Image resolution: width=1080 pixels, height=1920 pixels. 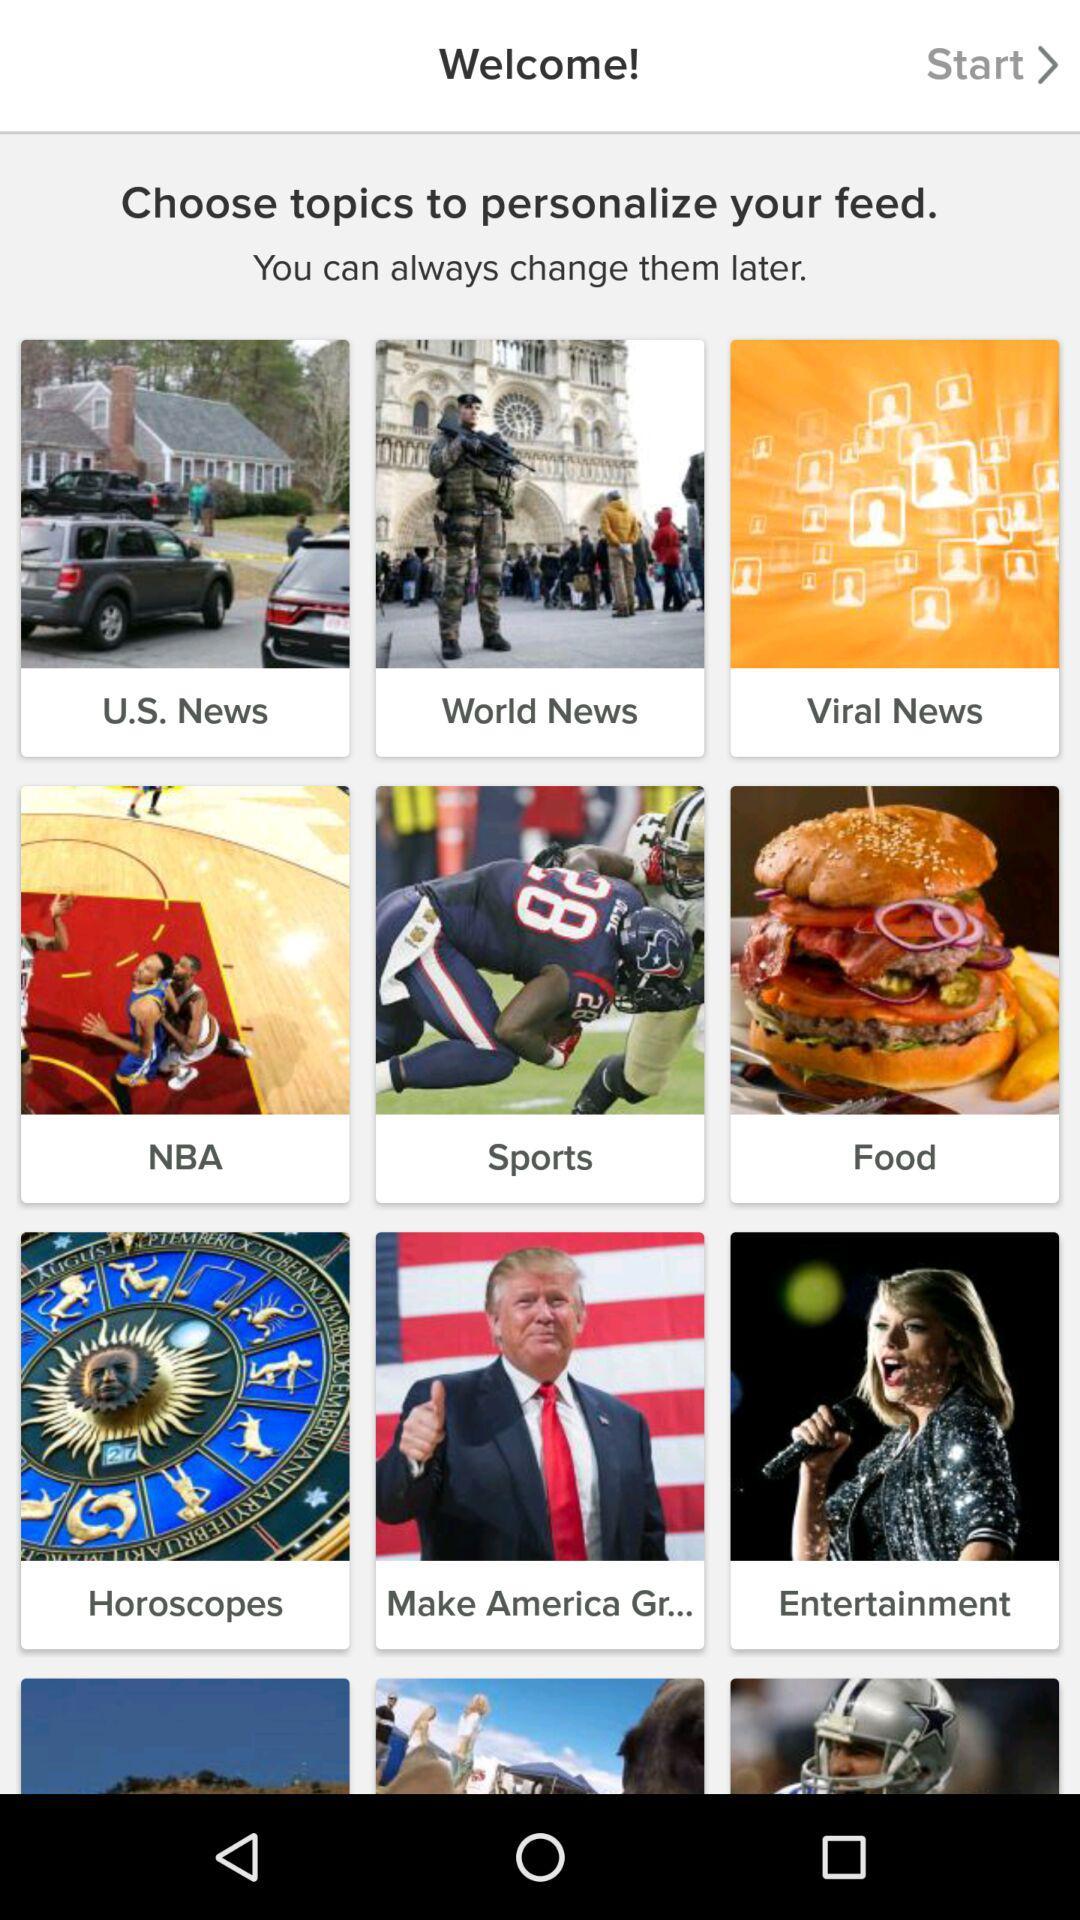 What do you see at coordinates (893, 548) in the screenshot?
I see `the third item viral news` at bounding box center [893, 548].